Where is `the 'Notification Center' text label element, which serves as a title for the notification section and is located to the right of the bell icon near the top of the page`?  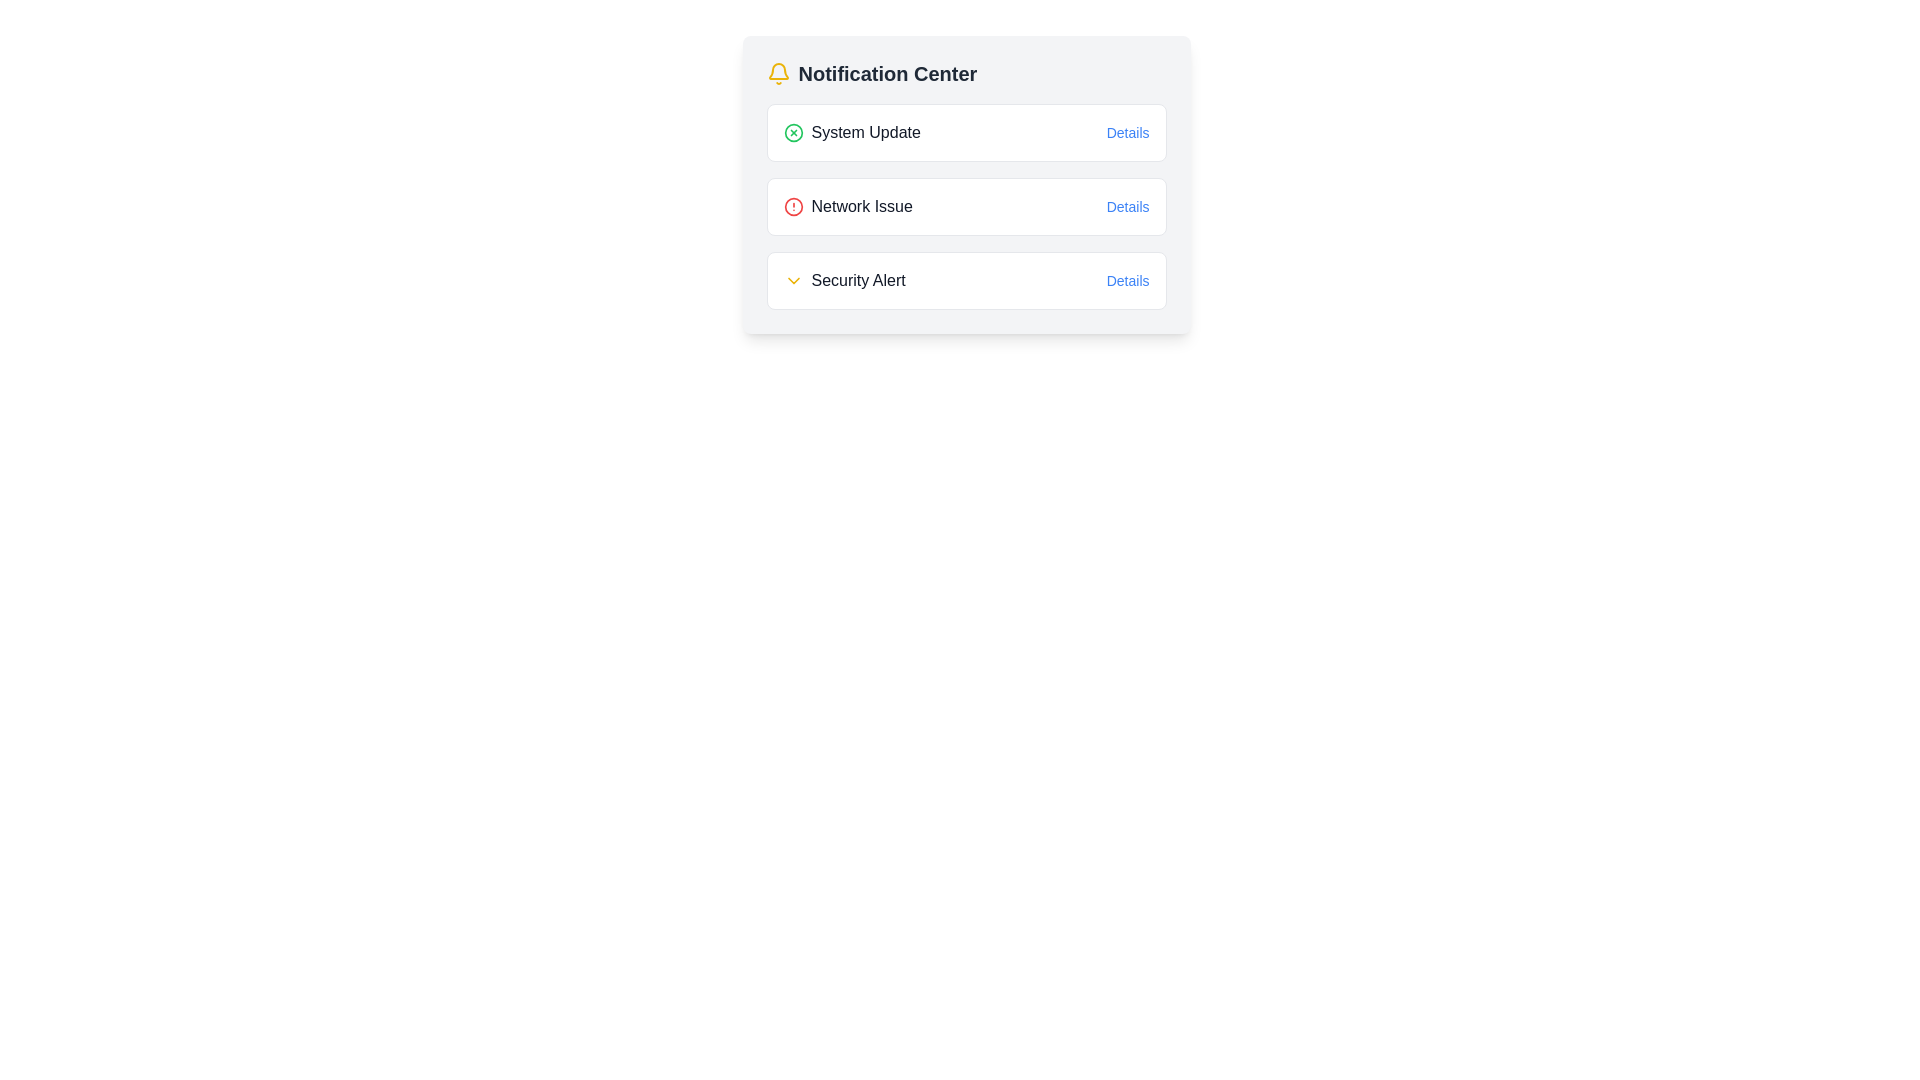
the 'Notification Center' text label element, which serves as a title for the notification section and is located to the right of the bell icon near the top of the page is located at coordinates (887, 72).